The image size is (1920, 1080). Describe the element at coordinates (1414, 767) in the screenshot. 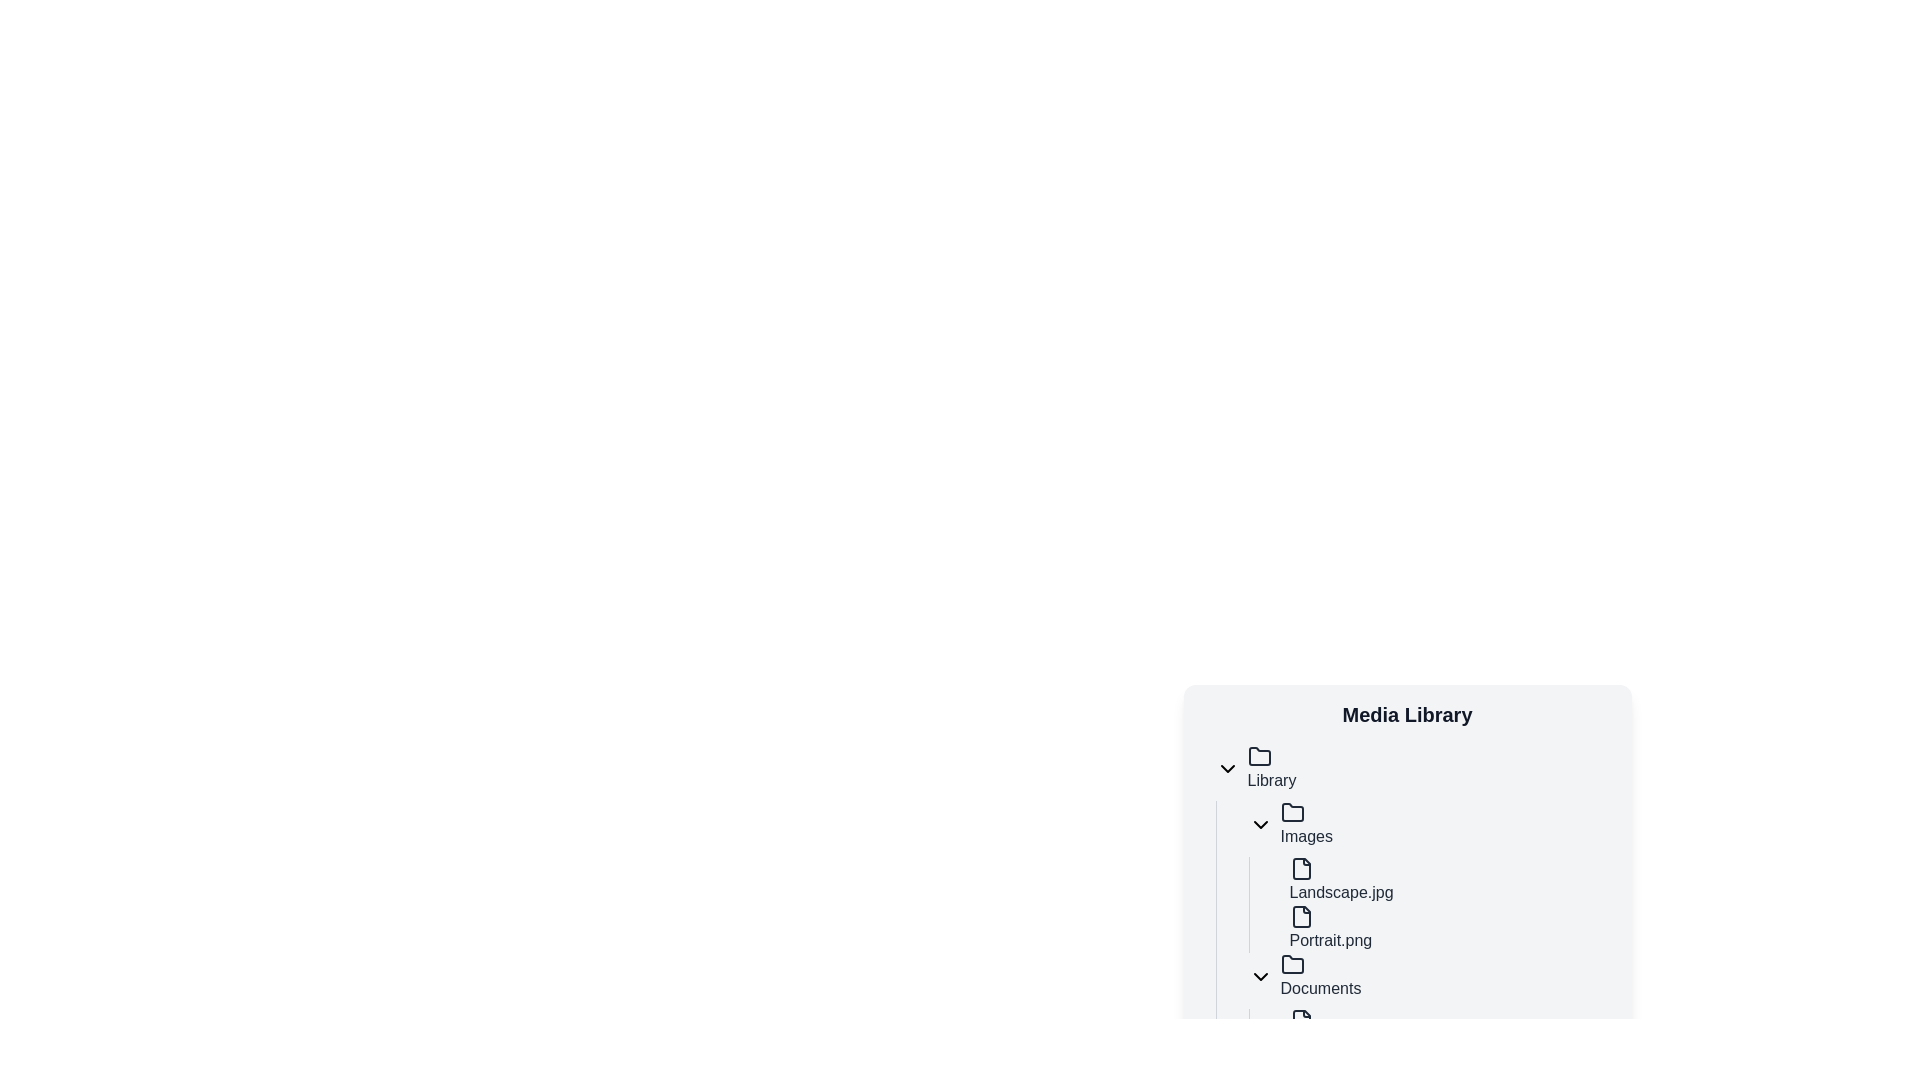

I see `the expandable folder item located at the top of the Media Library list` at that location.